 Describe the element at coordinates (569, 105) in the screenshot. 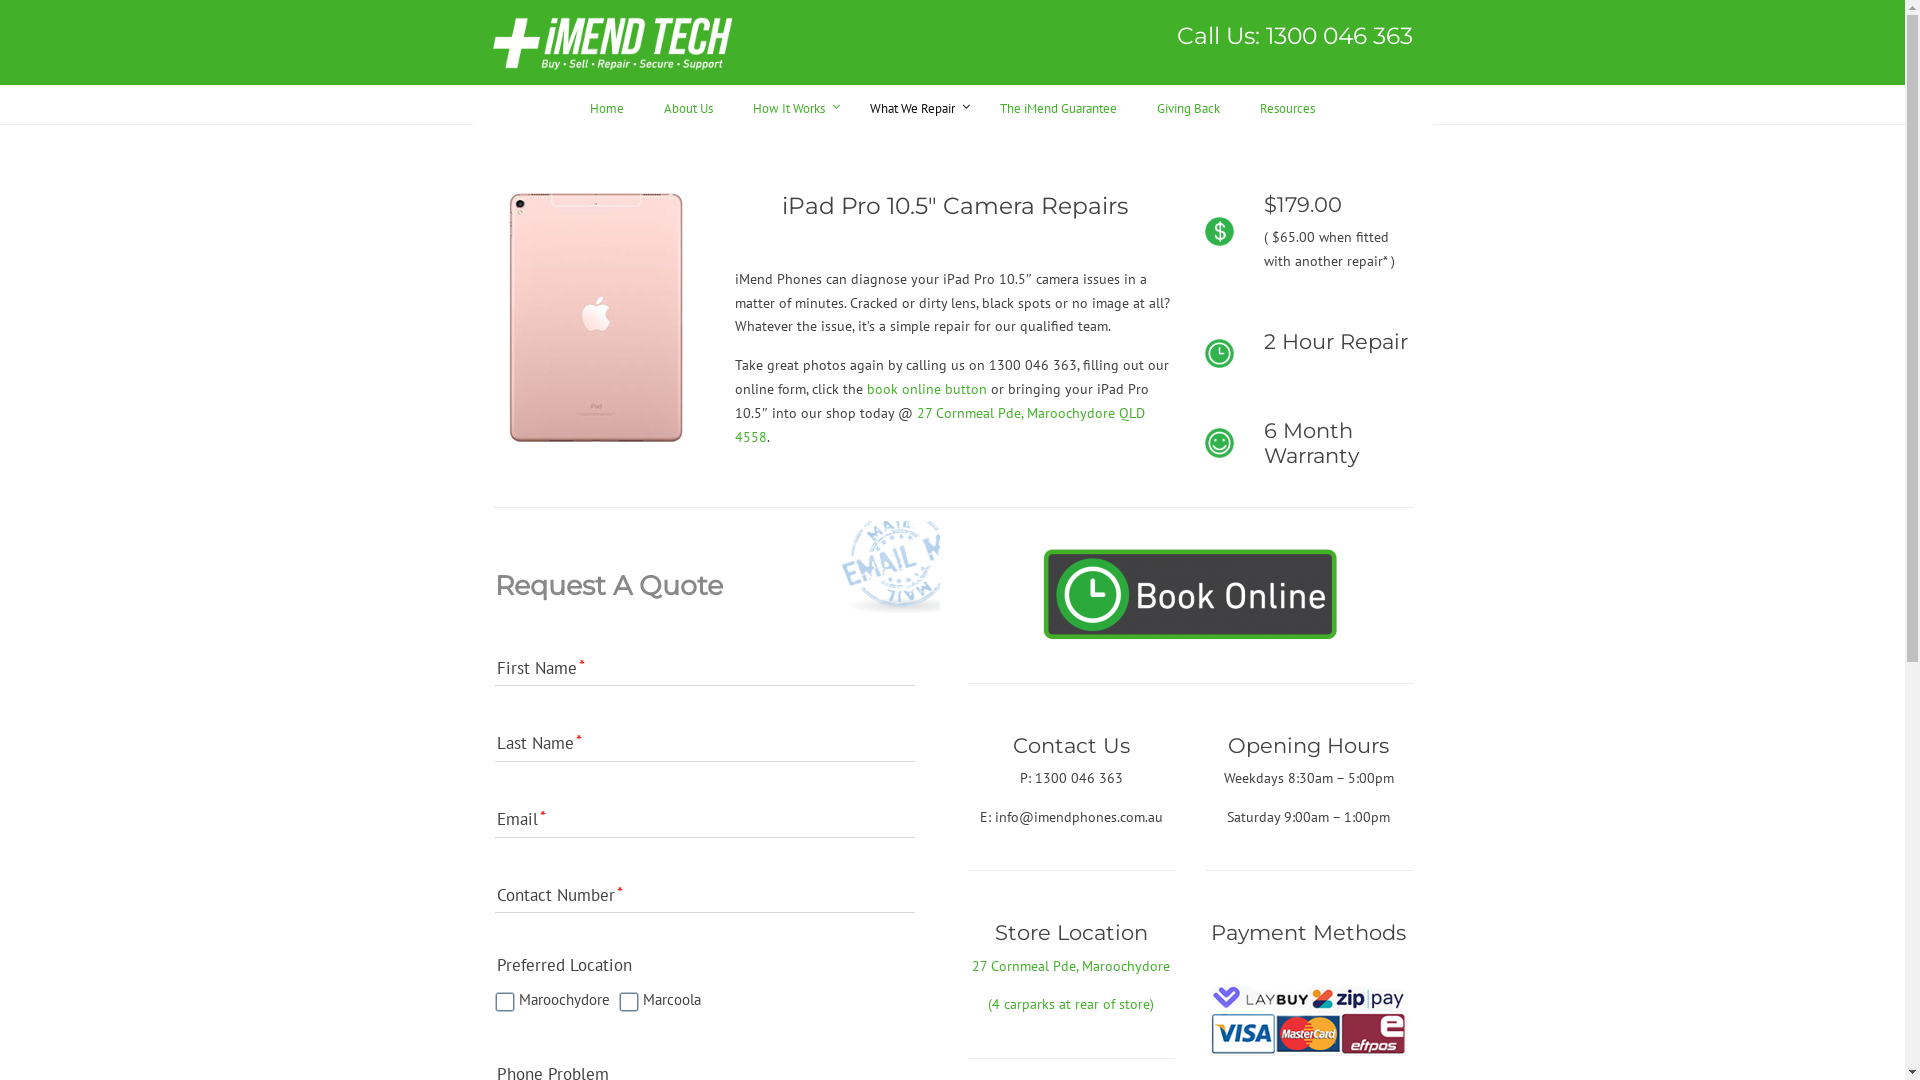

I see `'Home'` at that location.